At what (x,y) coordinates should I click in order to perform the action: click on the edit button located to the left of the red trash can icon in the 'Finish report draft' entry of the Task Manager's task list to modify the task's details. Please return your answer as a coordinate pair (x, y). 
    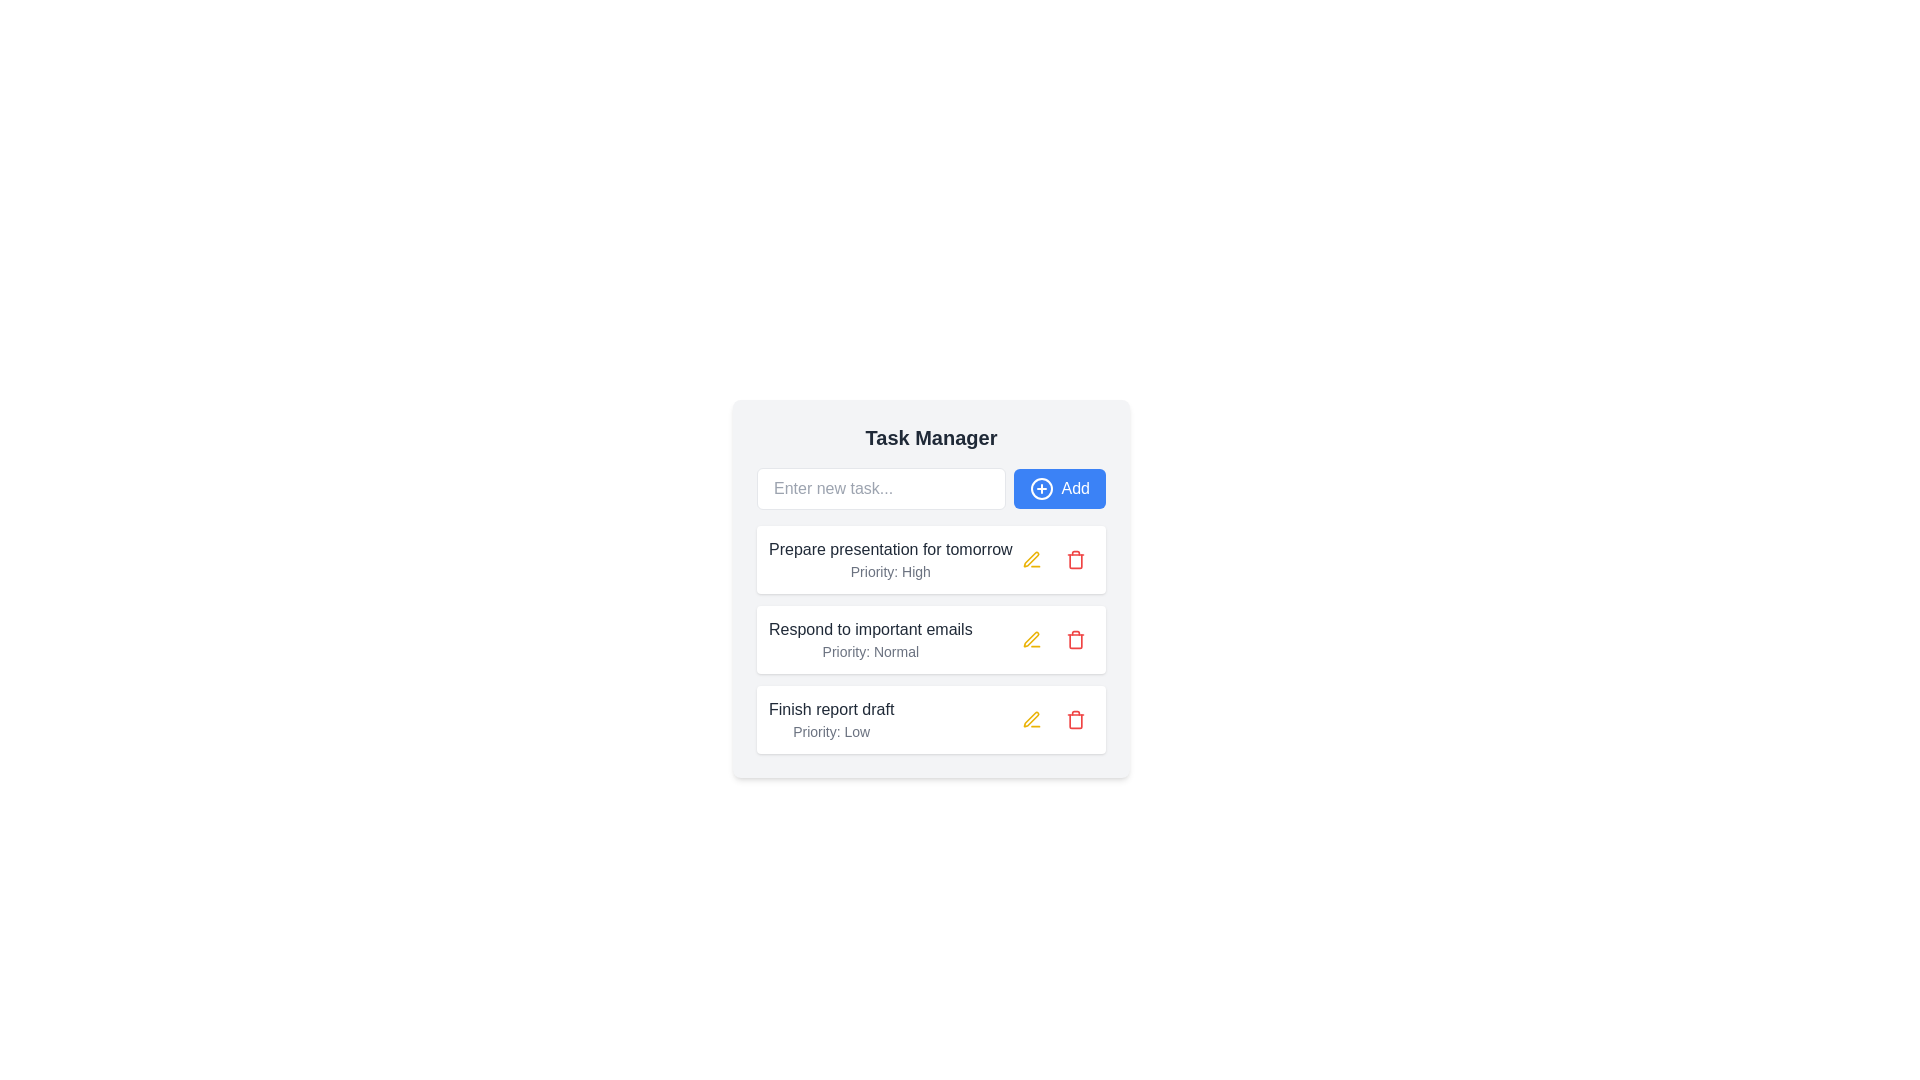
    Looking at the image, I should click on (1031, 718).